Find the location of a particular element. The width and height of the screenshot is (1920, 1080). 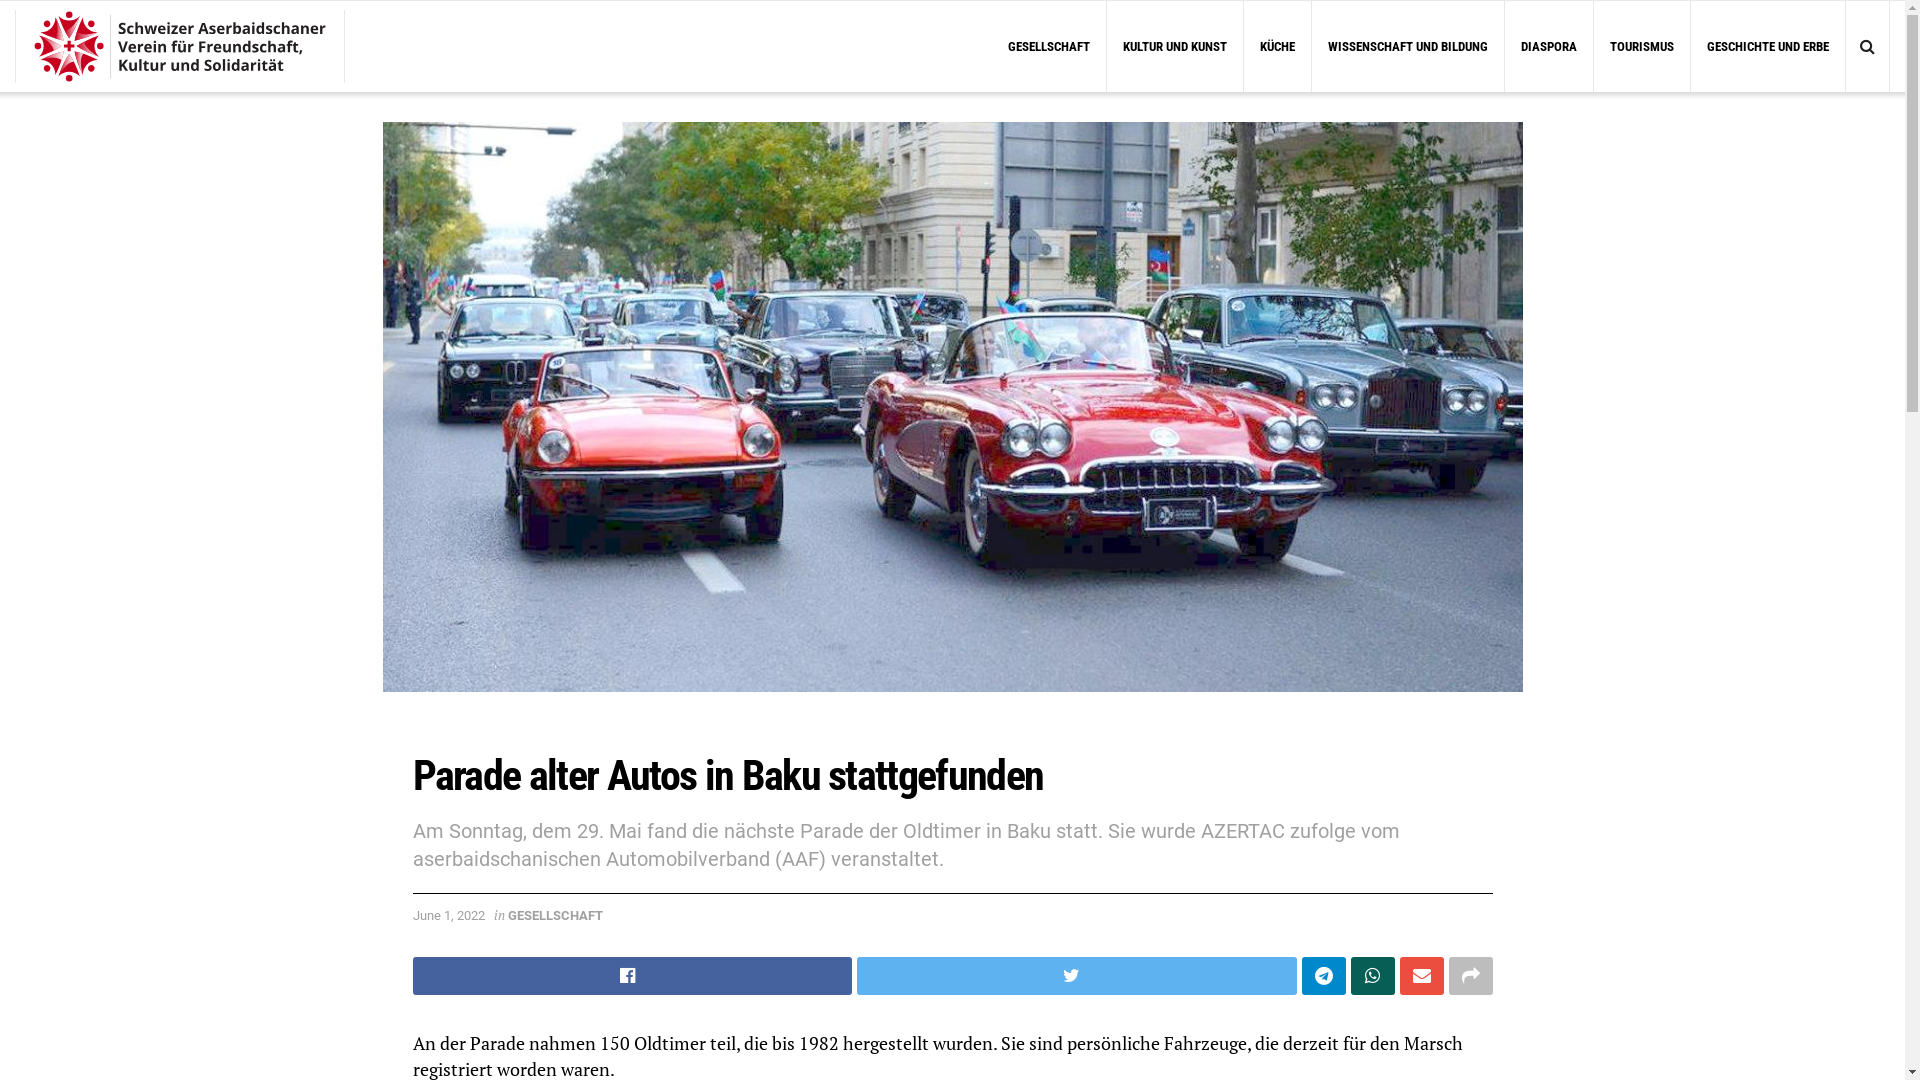

'TOURISMUS' is located at coordinates (1641, 45).